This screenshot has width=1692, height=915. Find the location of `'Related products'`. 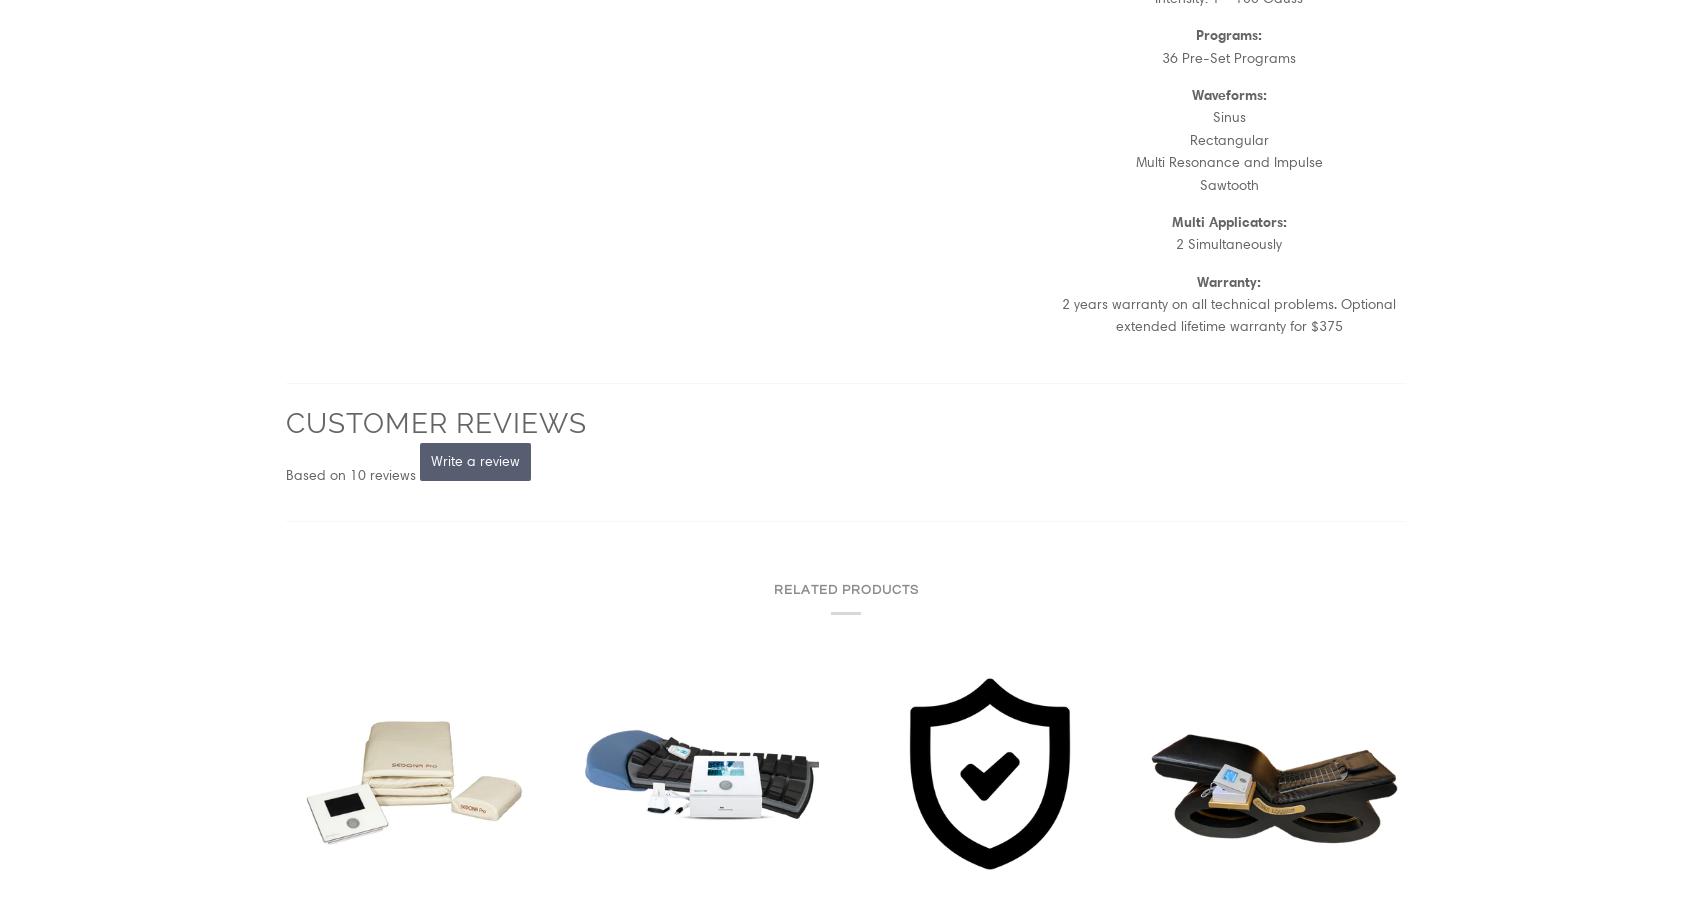

'Related products' is located at coordinates (845, 589).